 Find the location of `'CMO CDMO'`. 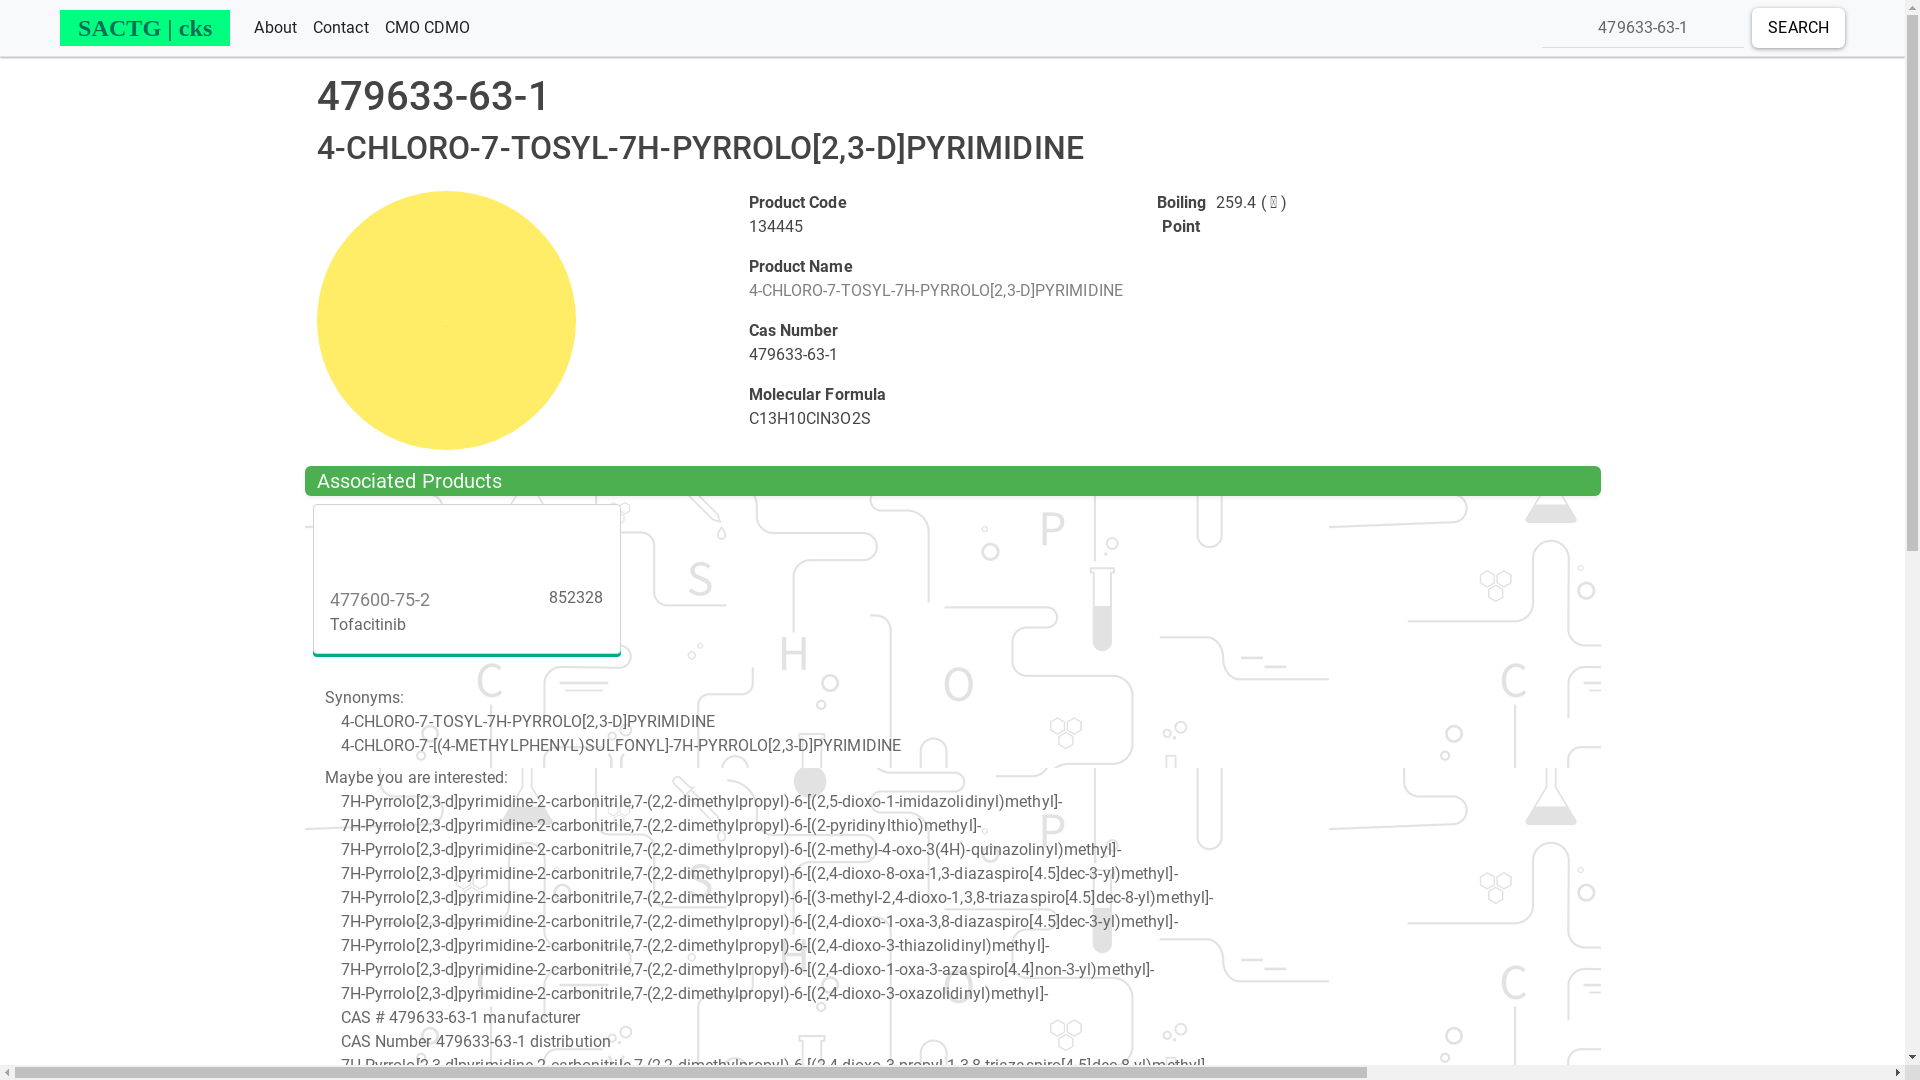

'CMO CDMO' is located at coordinates (377, 28).